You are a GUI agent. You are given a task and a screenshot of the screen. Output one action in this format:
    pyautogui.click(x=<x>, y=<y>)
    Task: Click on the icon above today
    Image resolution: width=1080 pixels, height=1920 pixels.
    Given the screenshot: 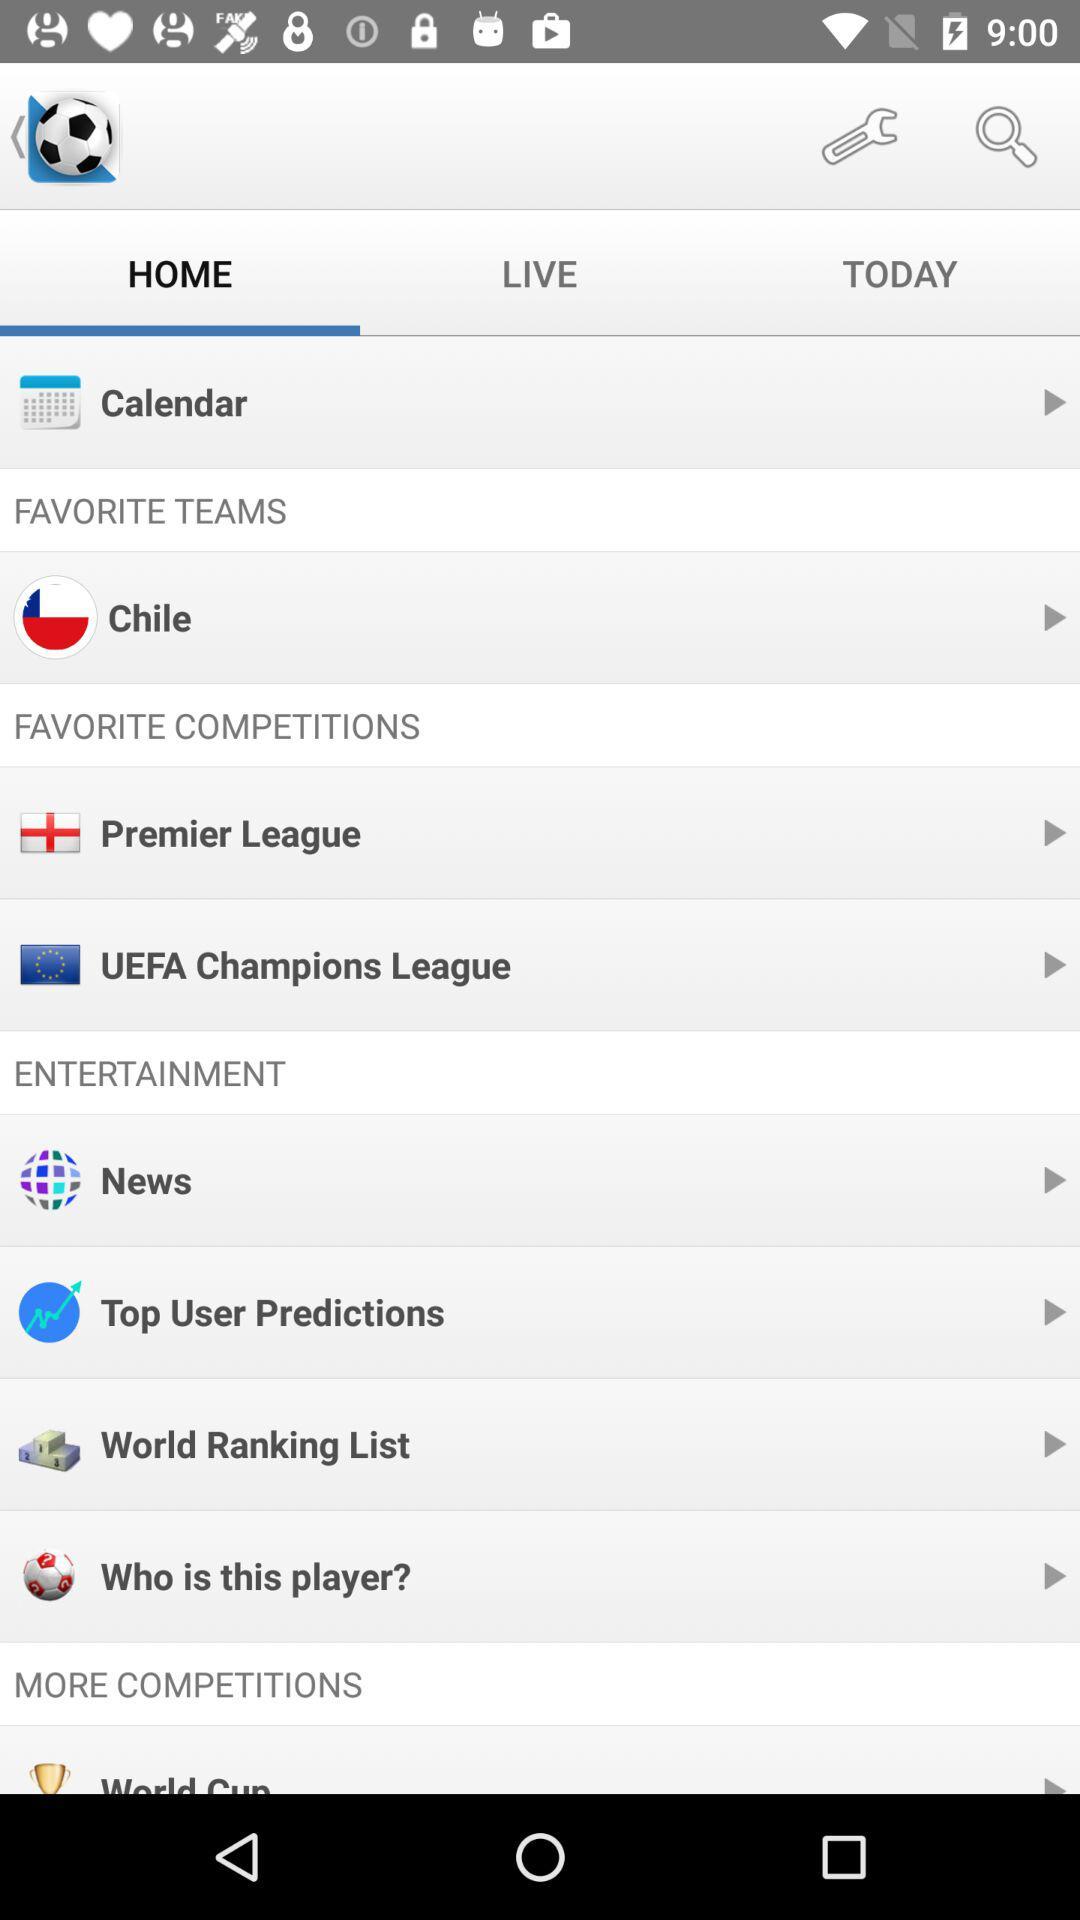 What is the action you would take?
    pyautogui.click(x=858, y=135)
    